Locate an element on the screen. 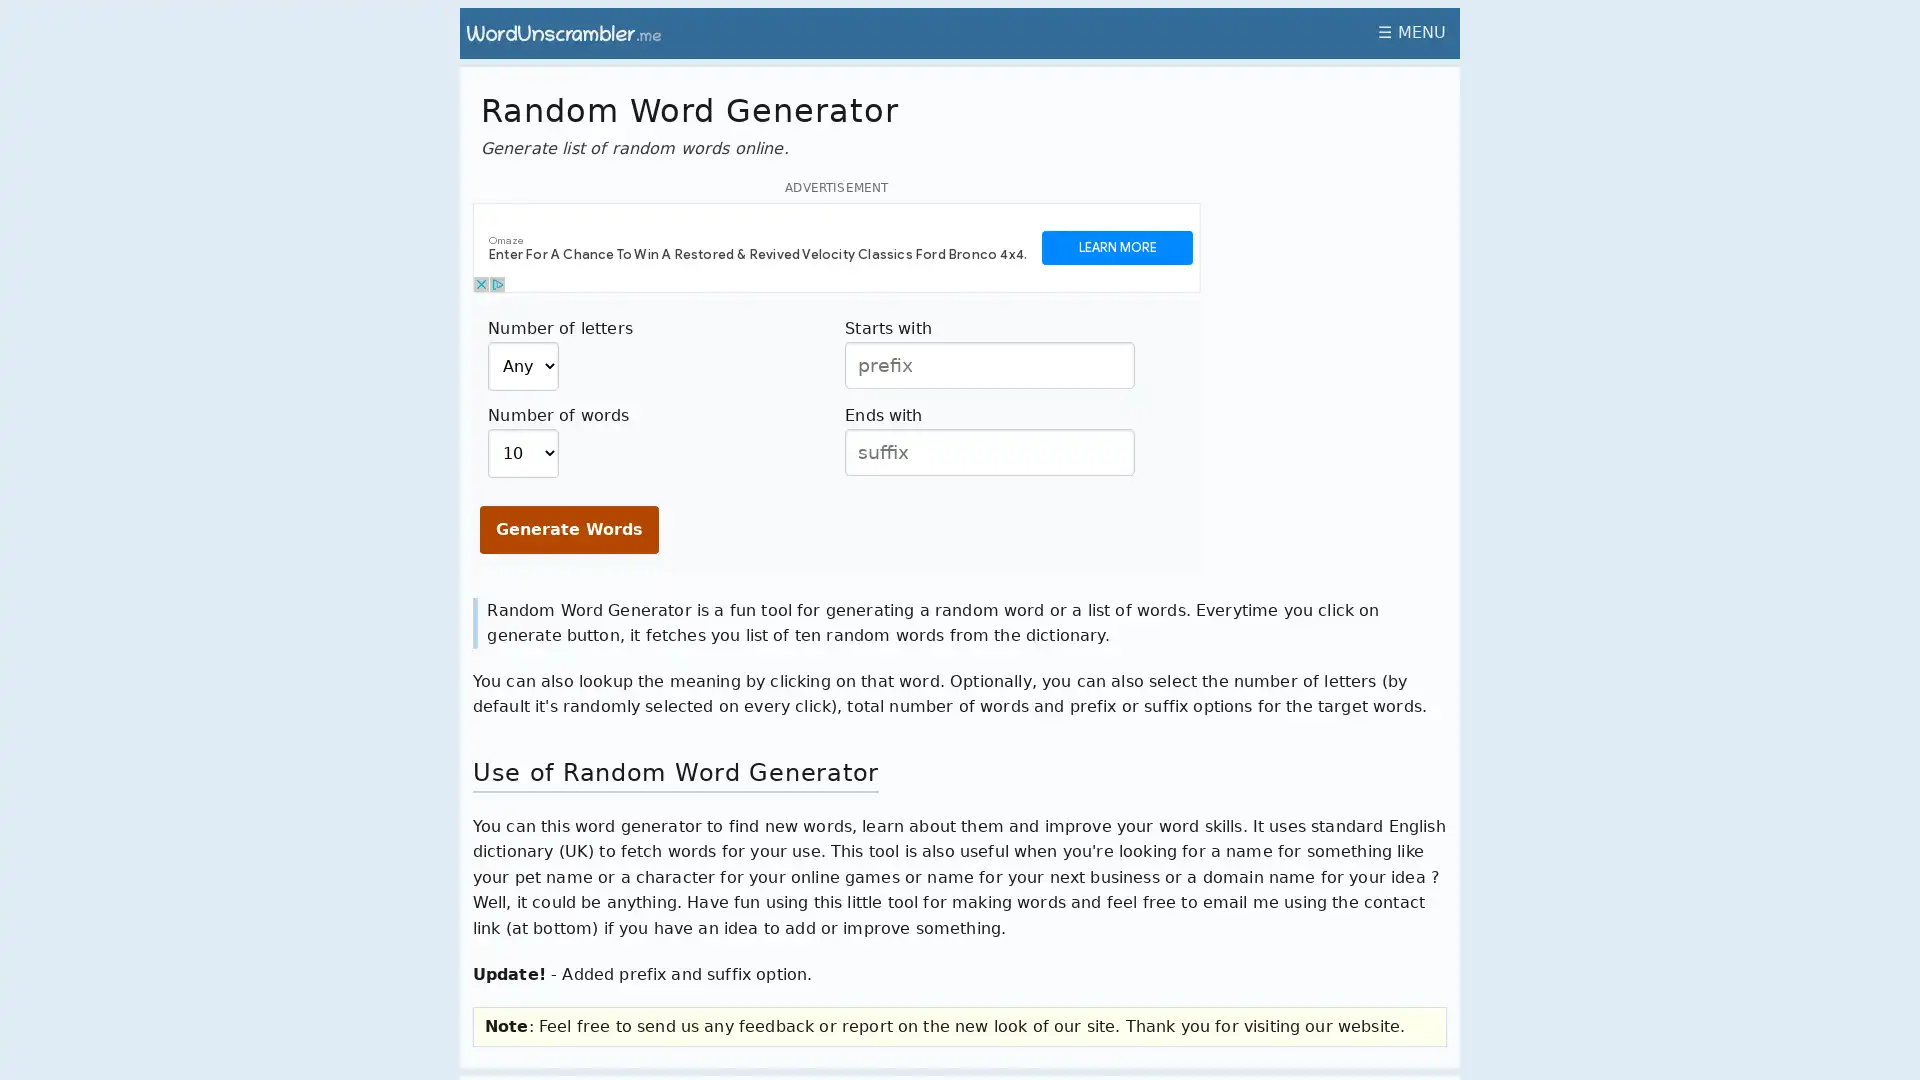 The width and height of the screenshot is (1920, 1080). Generate Words is located at coordinates (568, 527).